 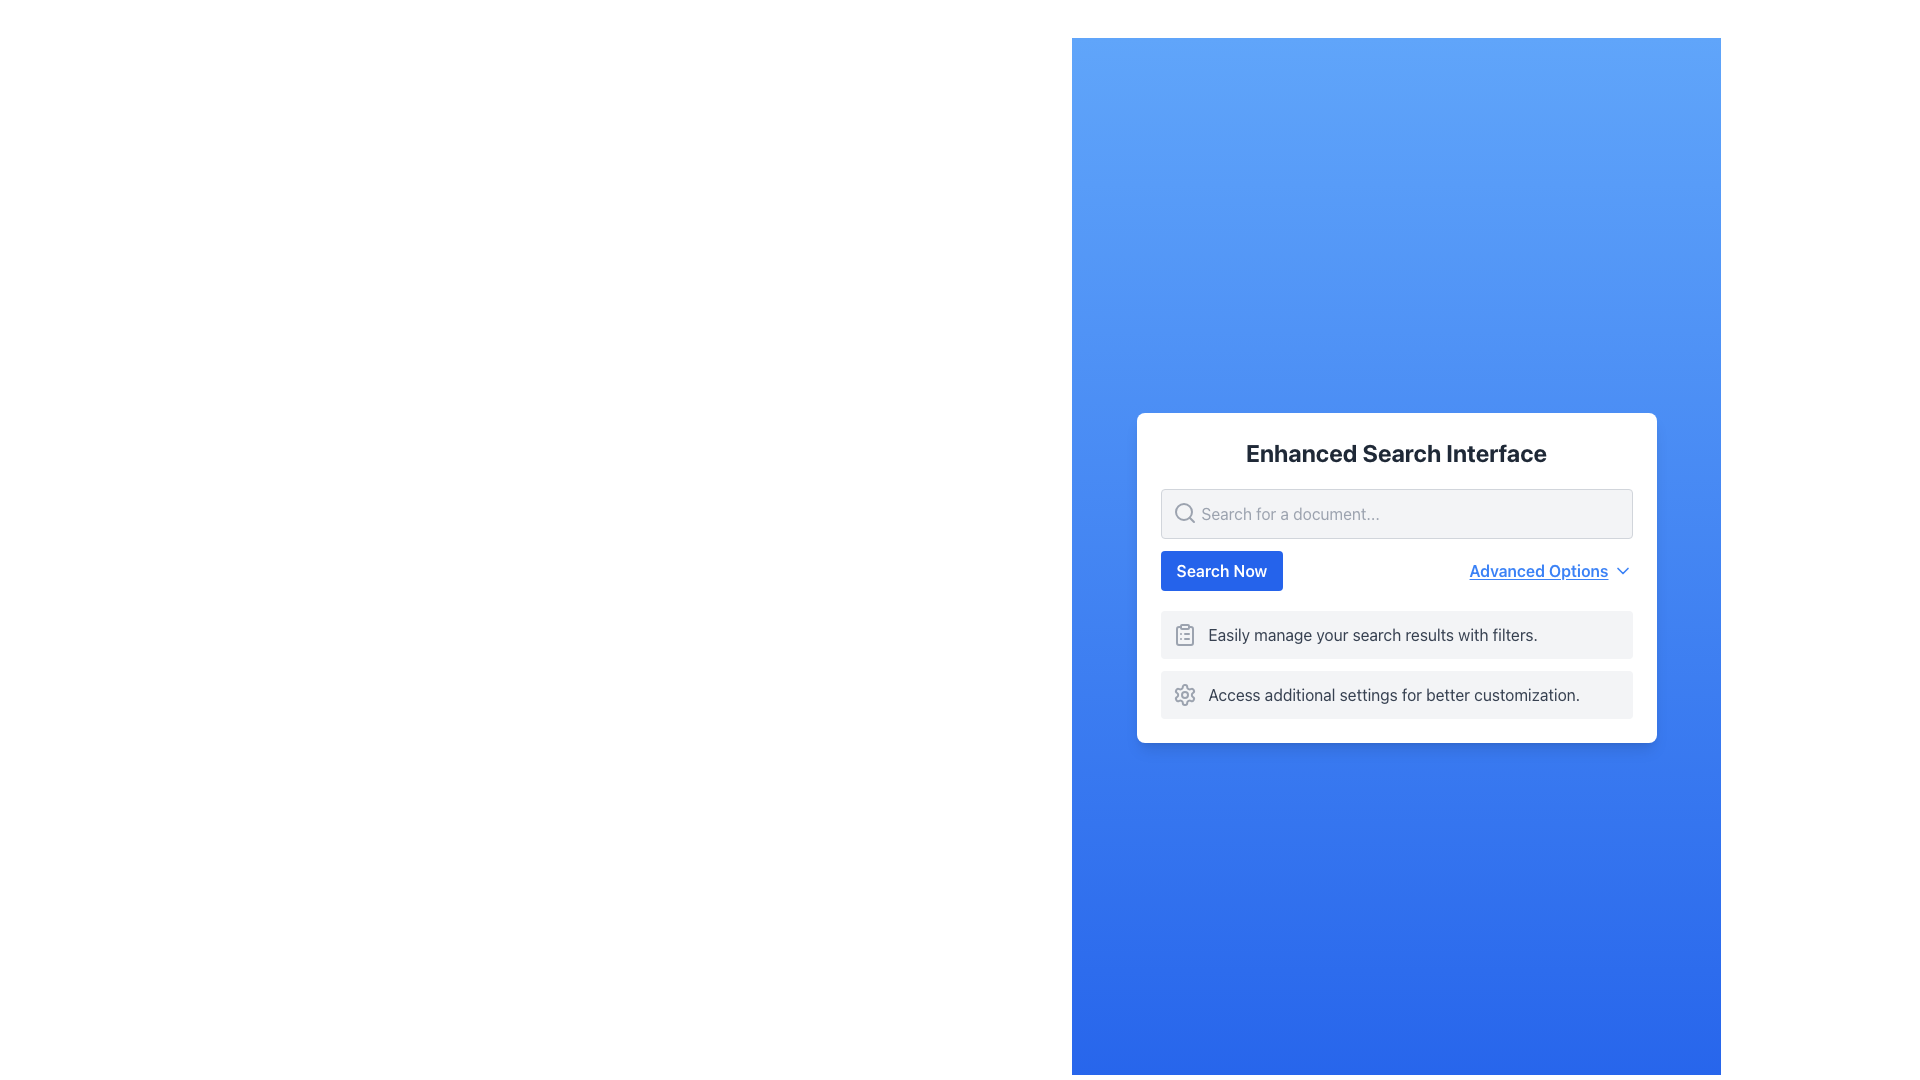 What do you see at coordinates (1393, 693) in the screenshot?
I see `the text label providing guidance about accessing additional settings for customization, located at the bottom of the interface inside a light gray box with rounded corners` at bounding box center [1393, 693].